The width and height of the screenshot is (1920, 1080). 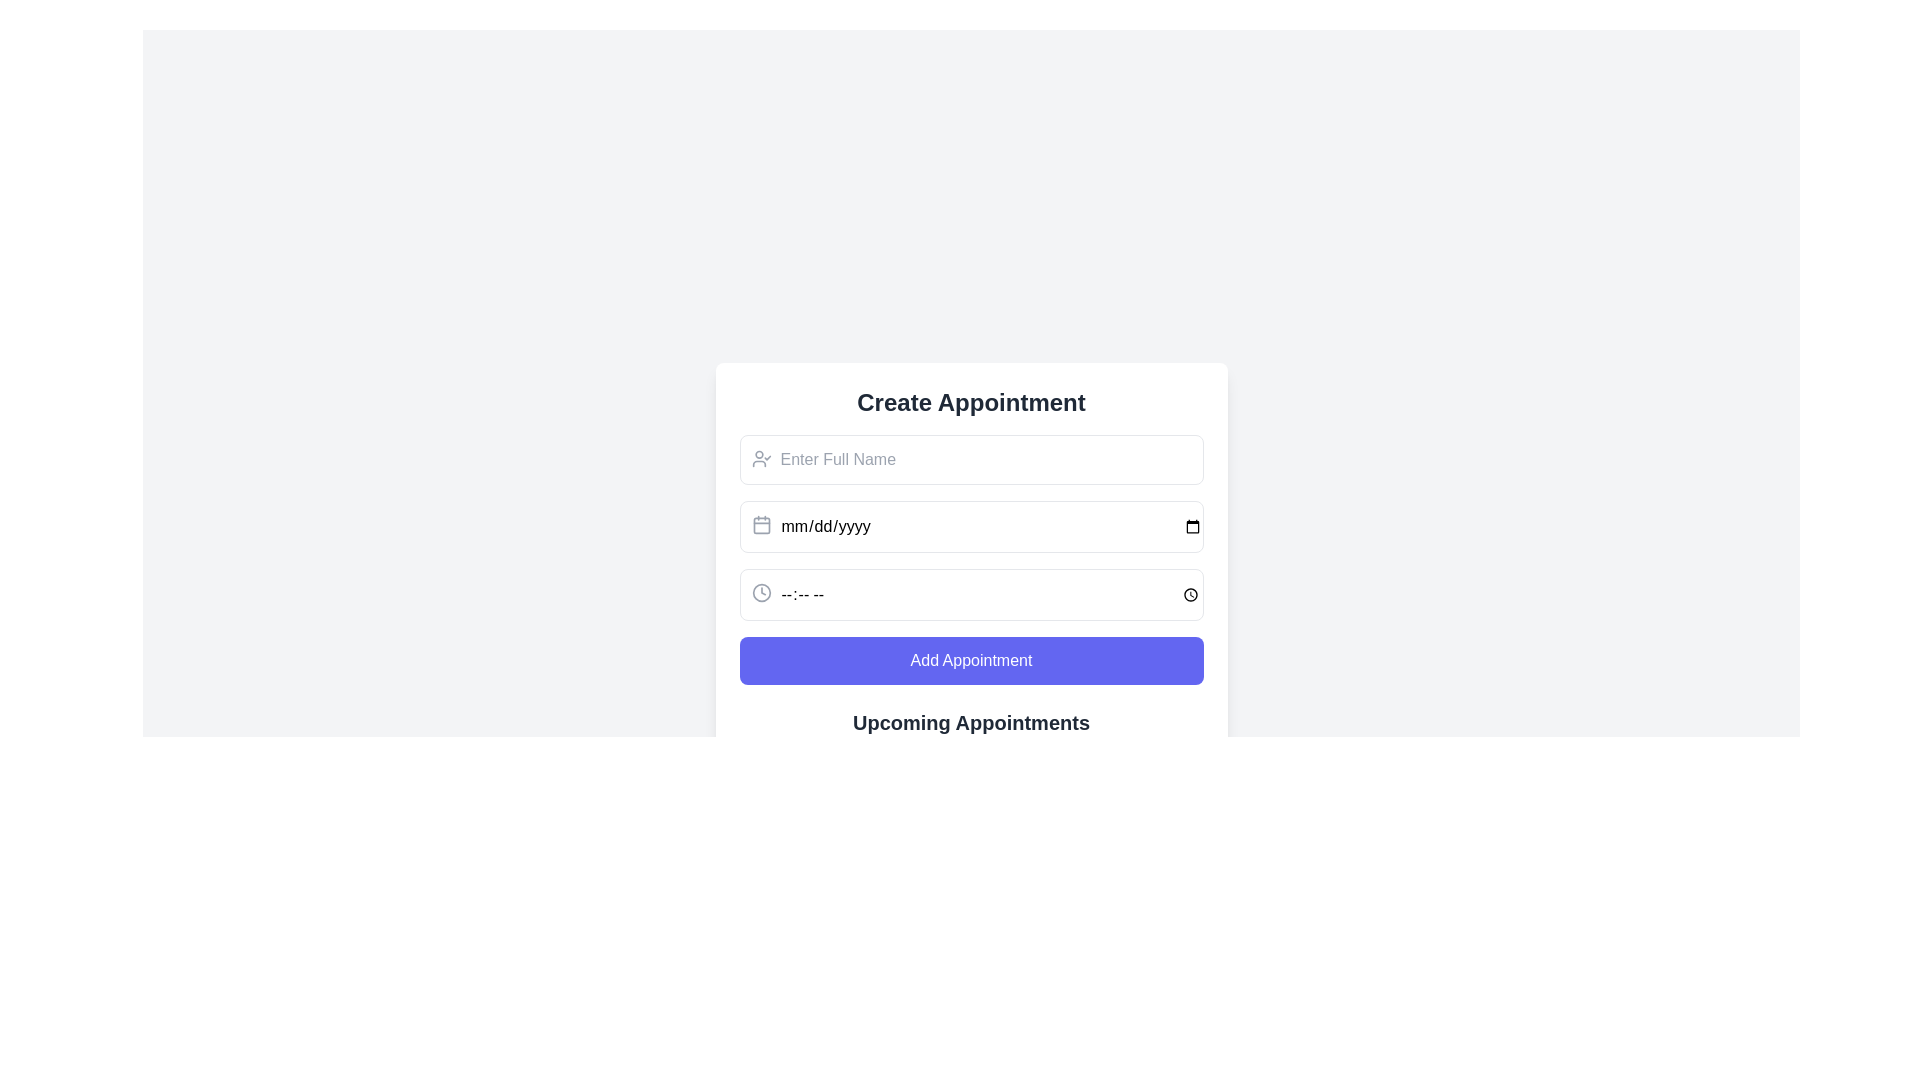 What do you see at coordinates (971, 660) in the screenshot?
I see `the 'Add Appointment' button` at bounding box center [971, 660].